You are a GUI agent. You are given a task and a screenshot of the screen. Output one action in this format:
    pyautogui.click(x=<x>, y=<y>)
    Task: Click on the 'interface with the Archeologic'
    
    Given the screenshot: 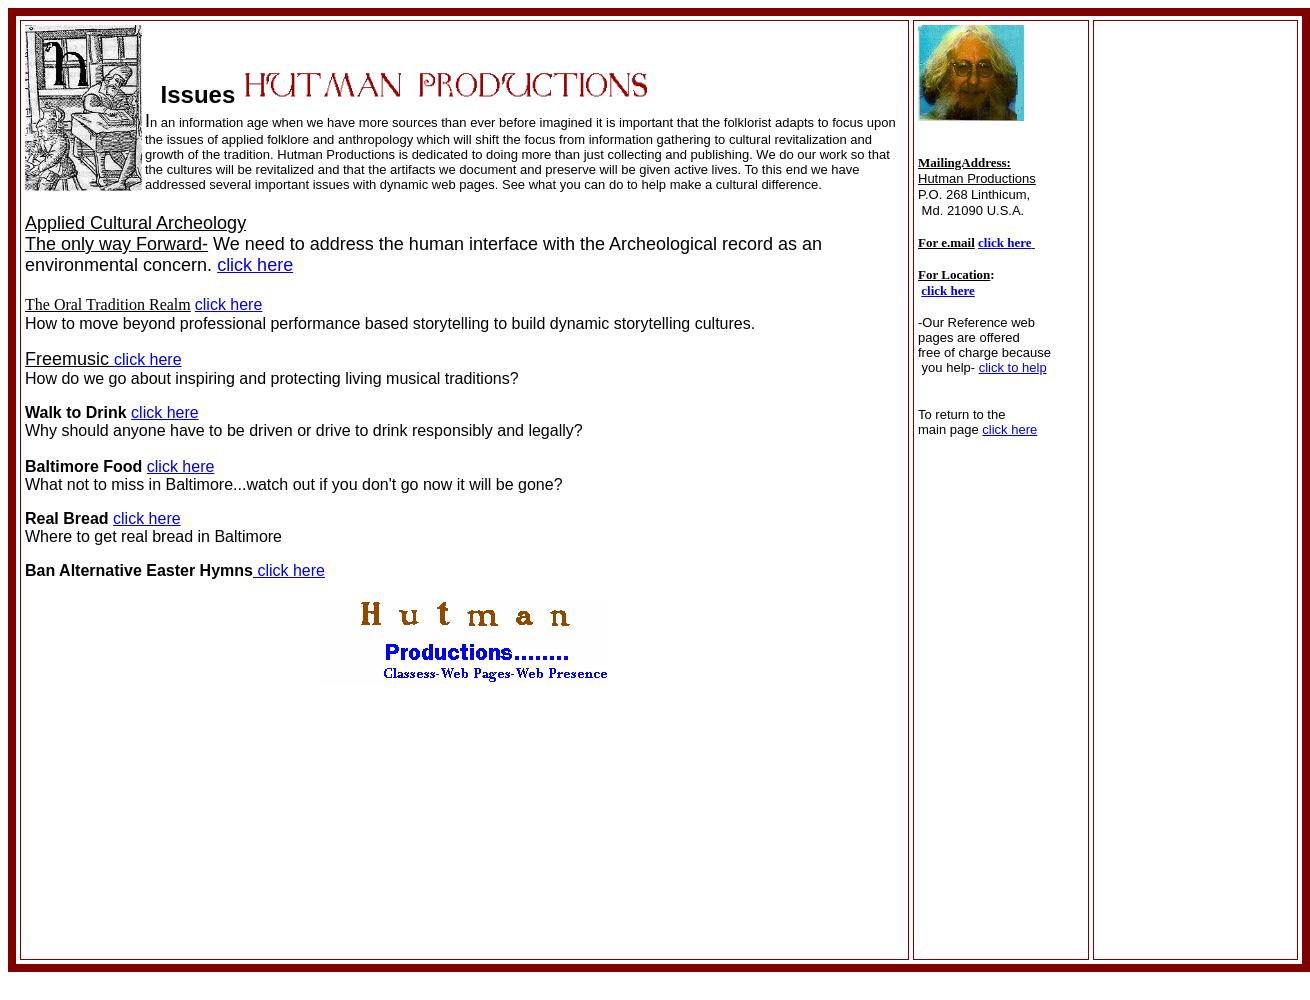 What is the action you would take?
    pyautogui.click(x=462, y=243)
    